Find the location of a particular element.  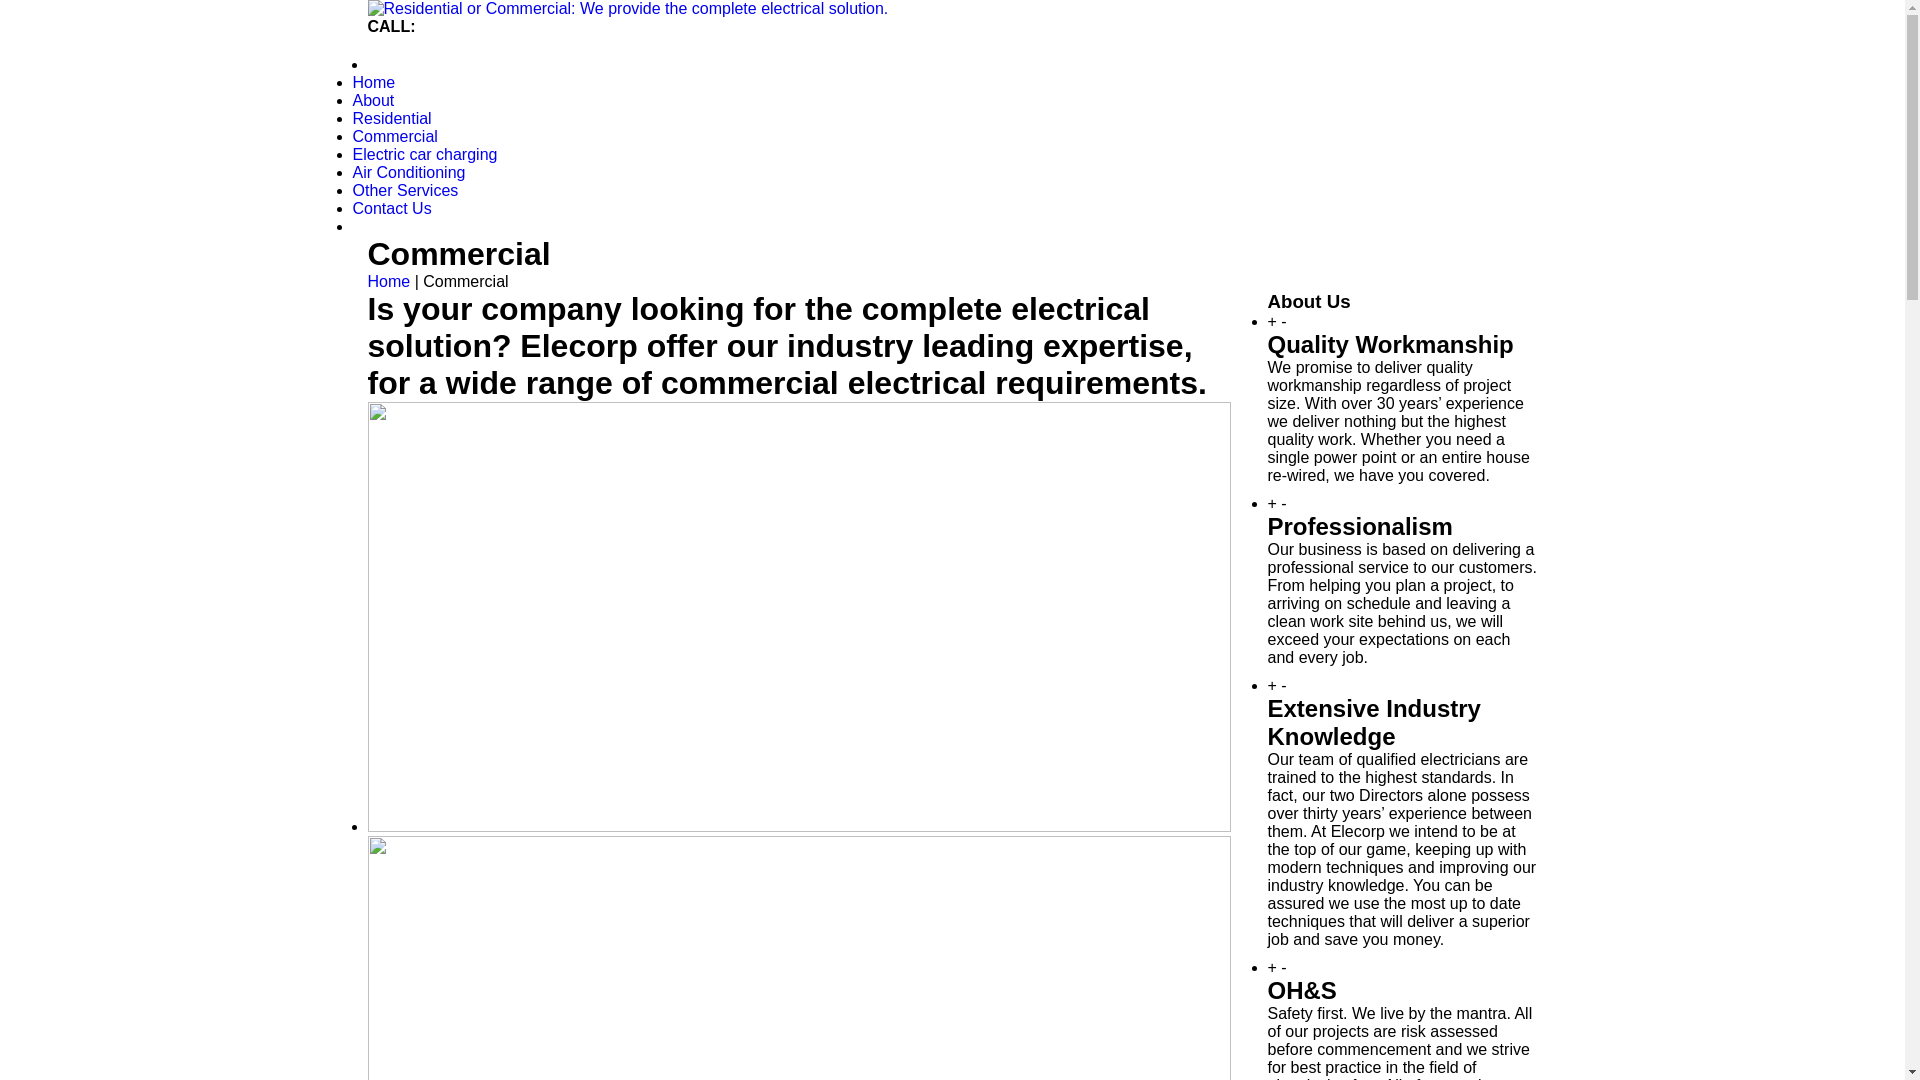

'About' is located at coordinates (373, 100).